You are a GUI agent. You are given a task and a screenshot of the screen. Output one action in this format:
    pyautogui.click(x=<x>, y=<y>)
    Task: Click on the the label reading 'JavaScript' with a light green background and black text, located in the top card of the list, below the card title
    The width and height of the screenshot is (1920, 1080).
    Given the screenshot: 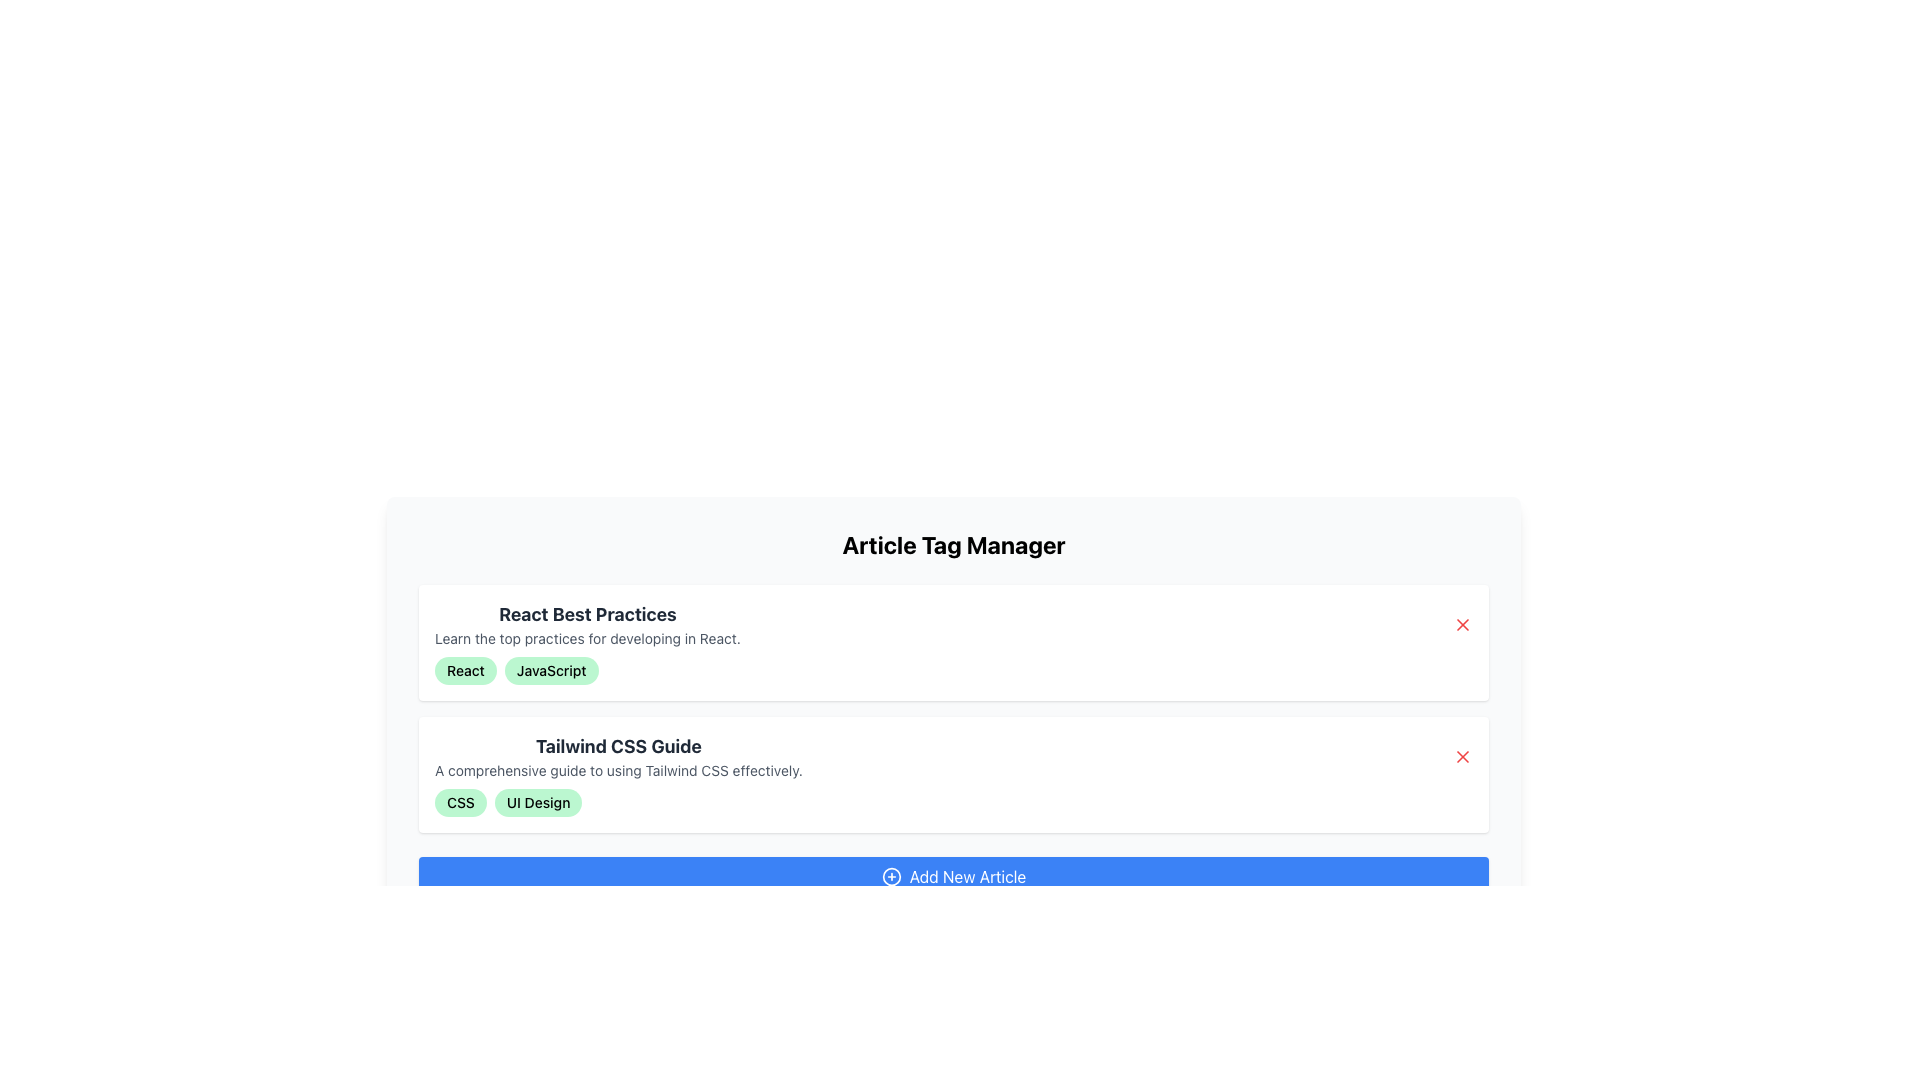 What is the action you would take?
    pyautogui.click(x=551, y=671)
    